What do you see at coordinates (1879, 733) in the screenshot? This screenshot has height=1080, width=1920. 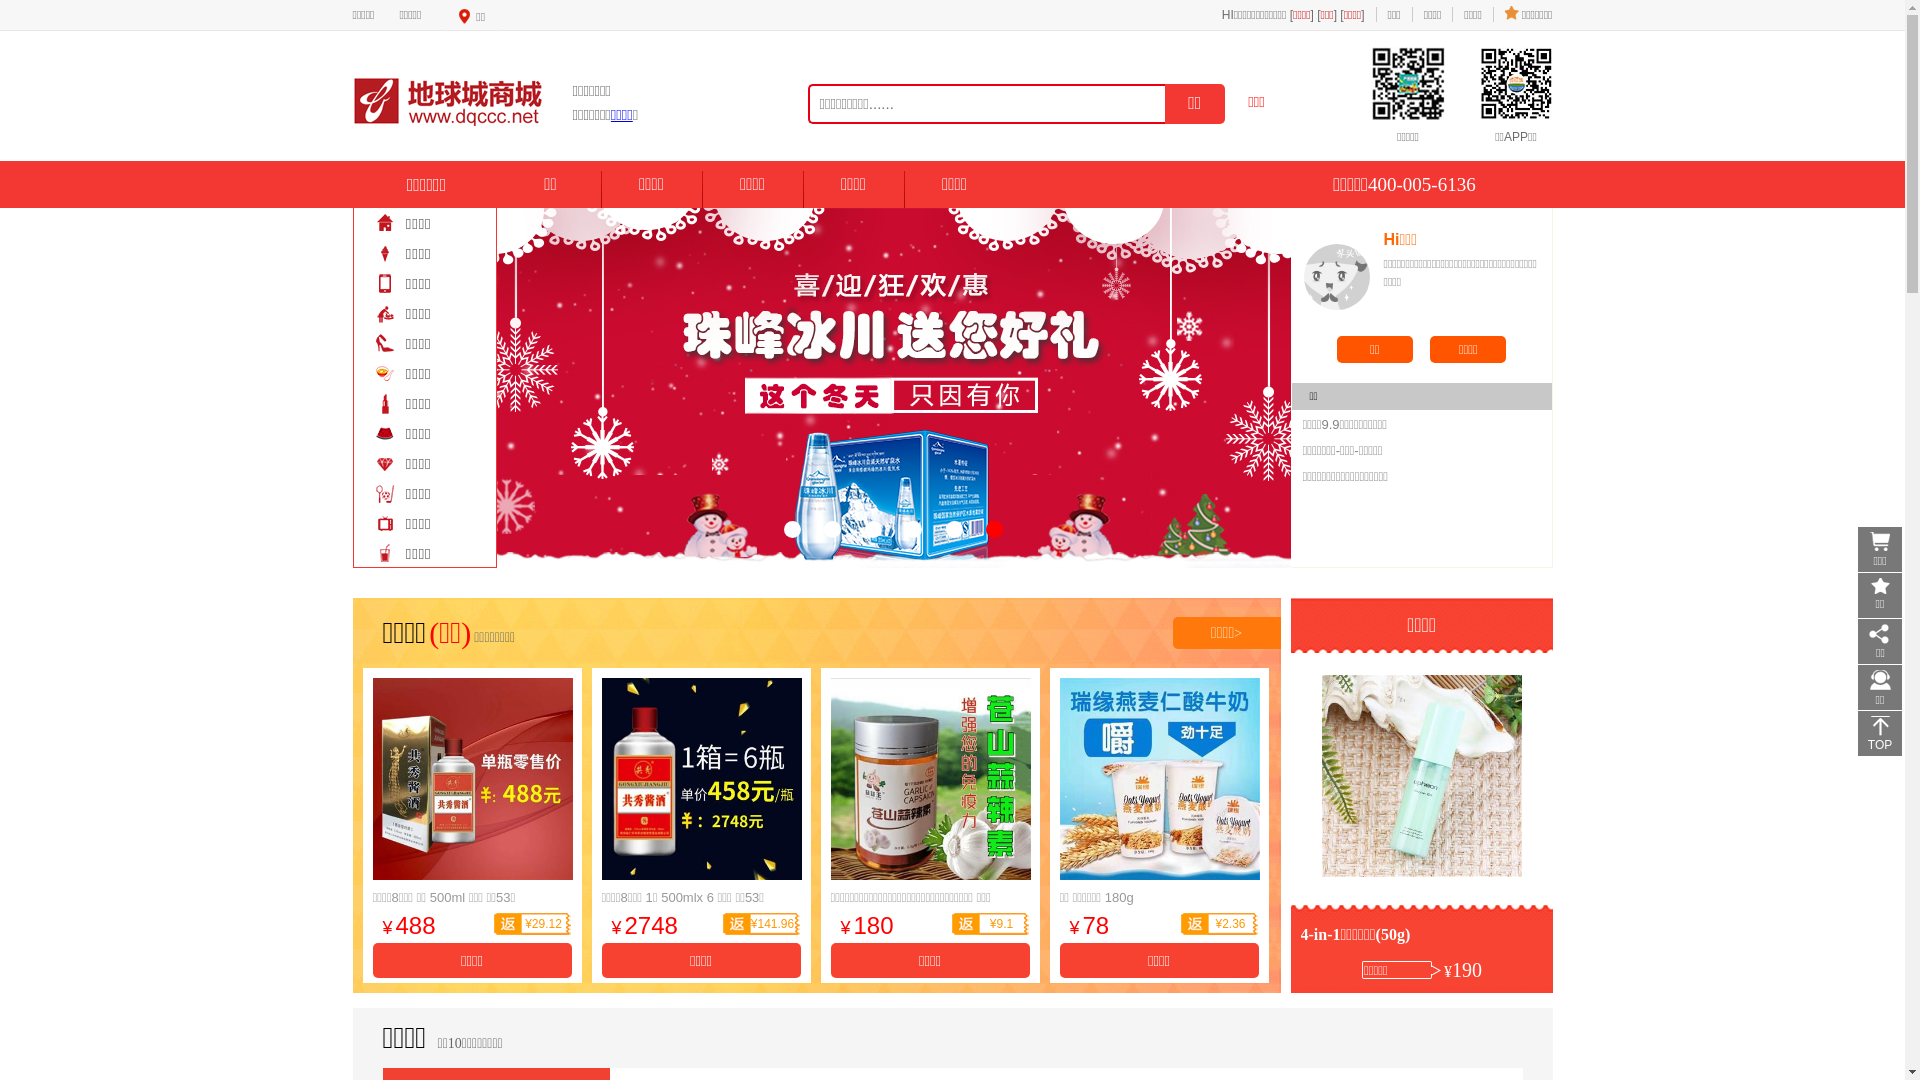 I see `'TOP'` at bounding box center [1879, 733].